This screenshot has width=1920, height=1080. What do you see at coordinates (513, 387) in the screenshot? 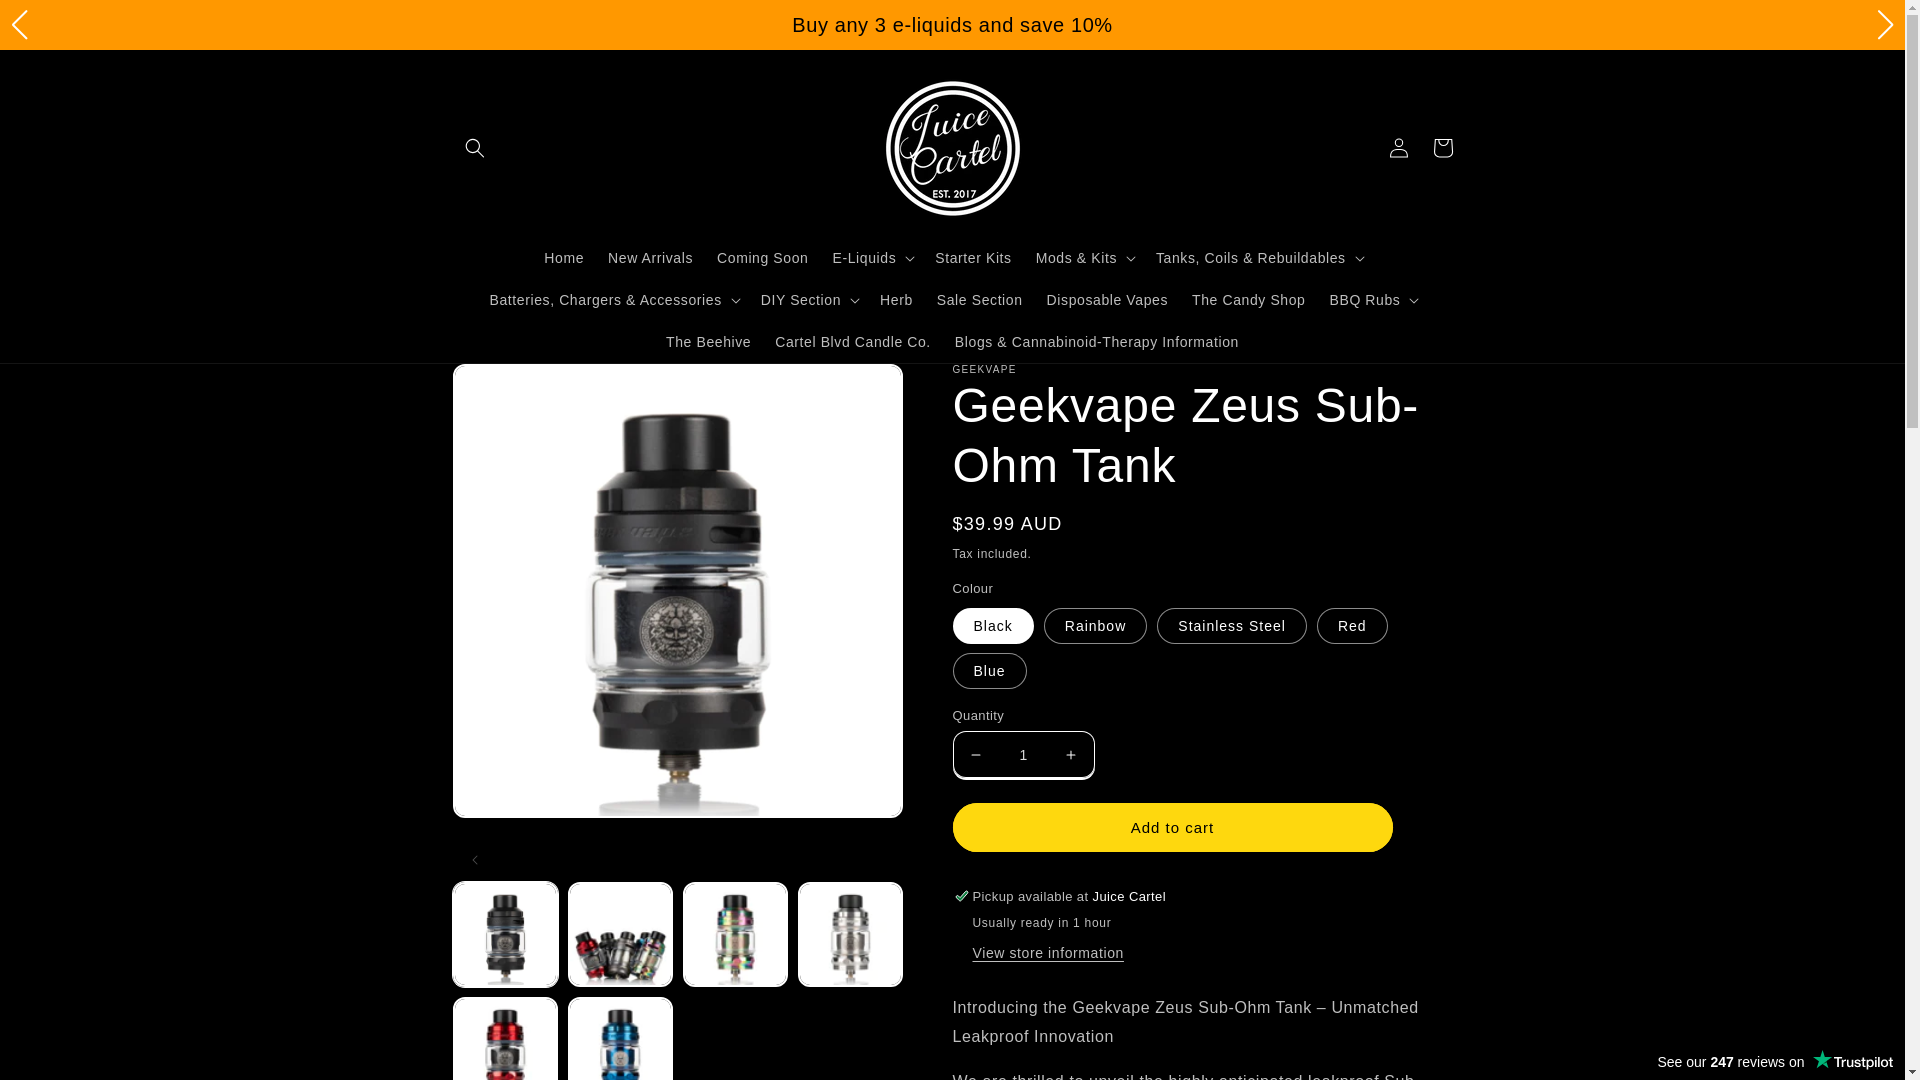
I see `'Skip to product information'` at bounding box center [513, 387].